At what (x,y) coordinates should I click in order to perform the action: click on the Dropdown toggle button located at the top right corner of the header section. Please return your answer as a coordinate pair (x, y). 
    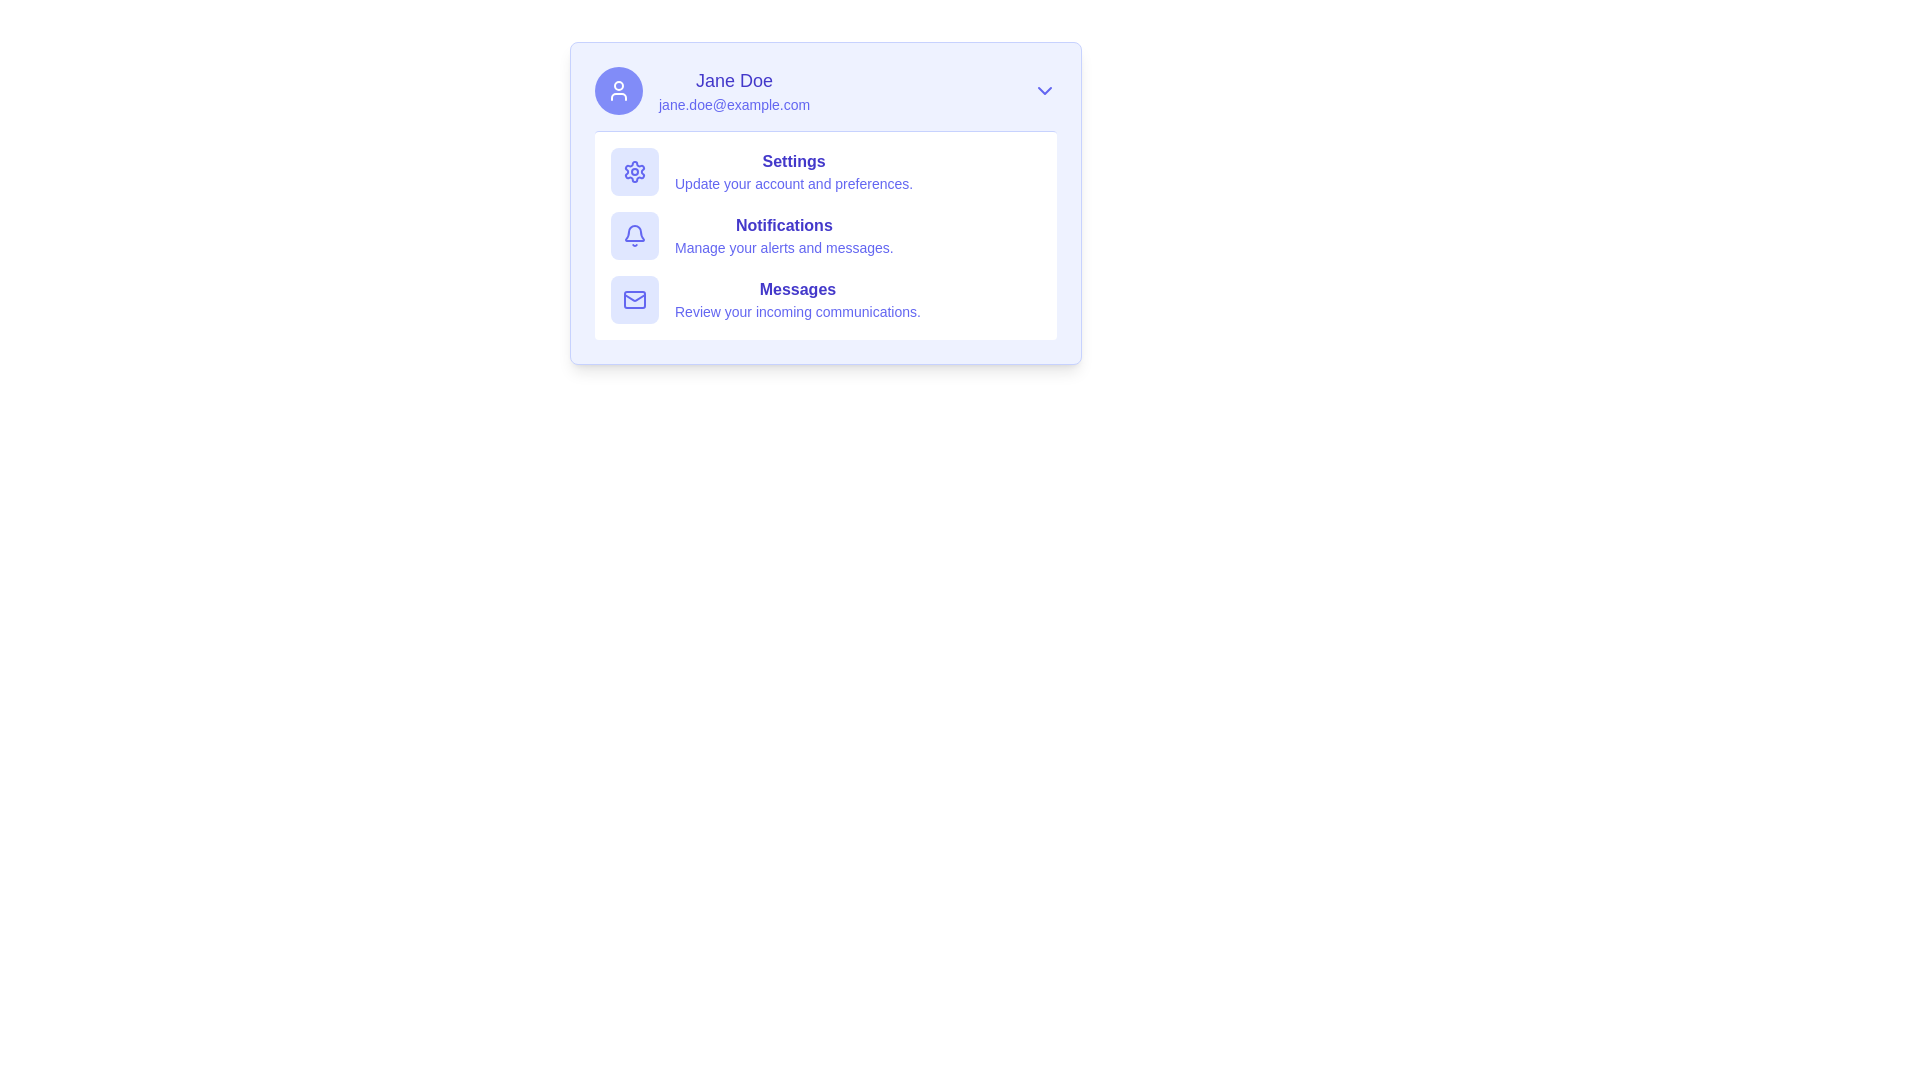
    Looking at the image, I should click on (1044, 91).